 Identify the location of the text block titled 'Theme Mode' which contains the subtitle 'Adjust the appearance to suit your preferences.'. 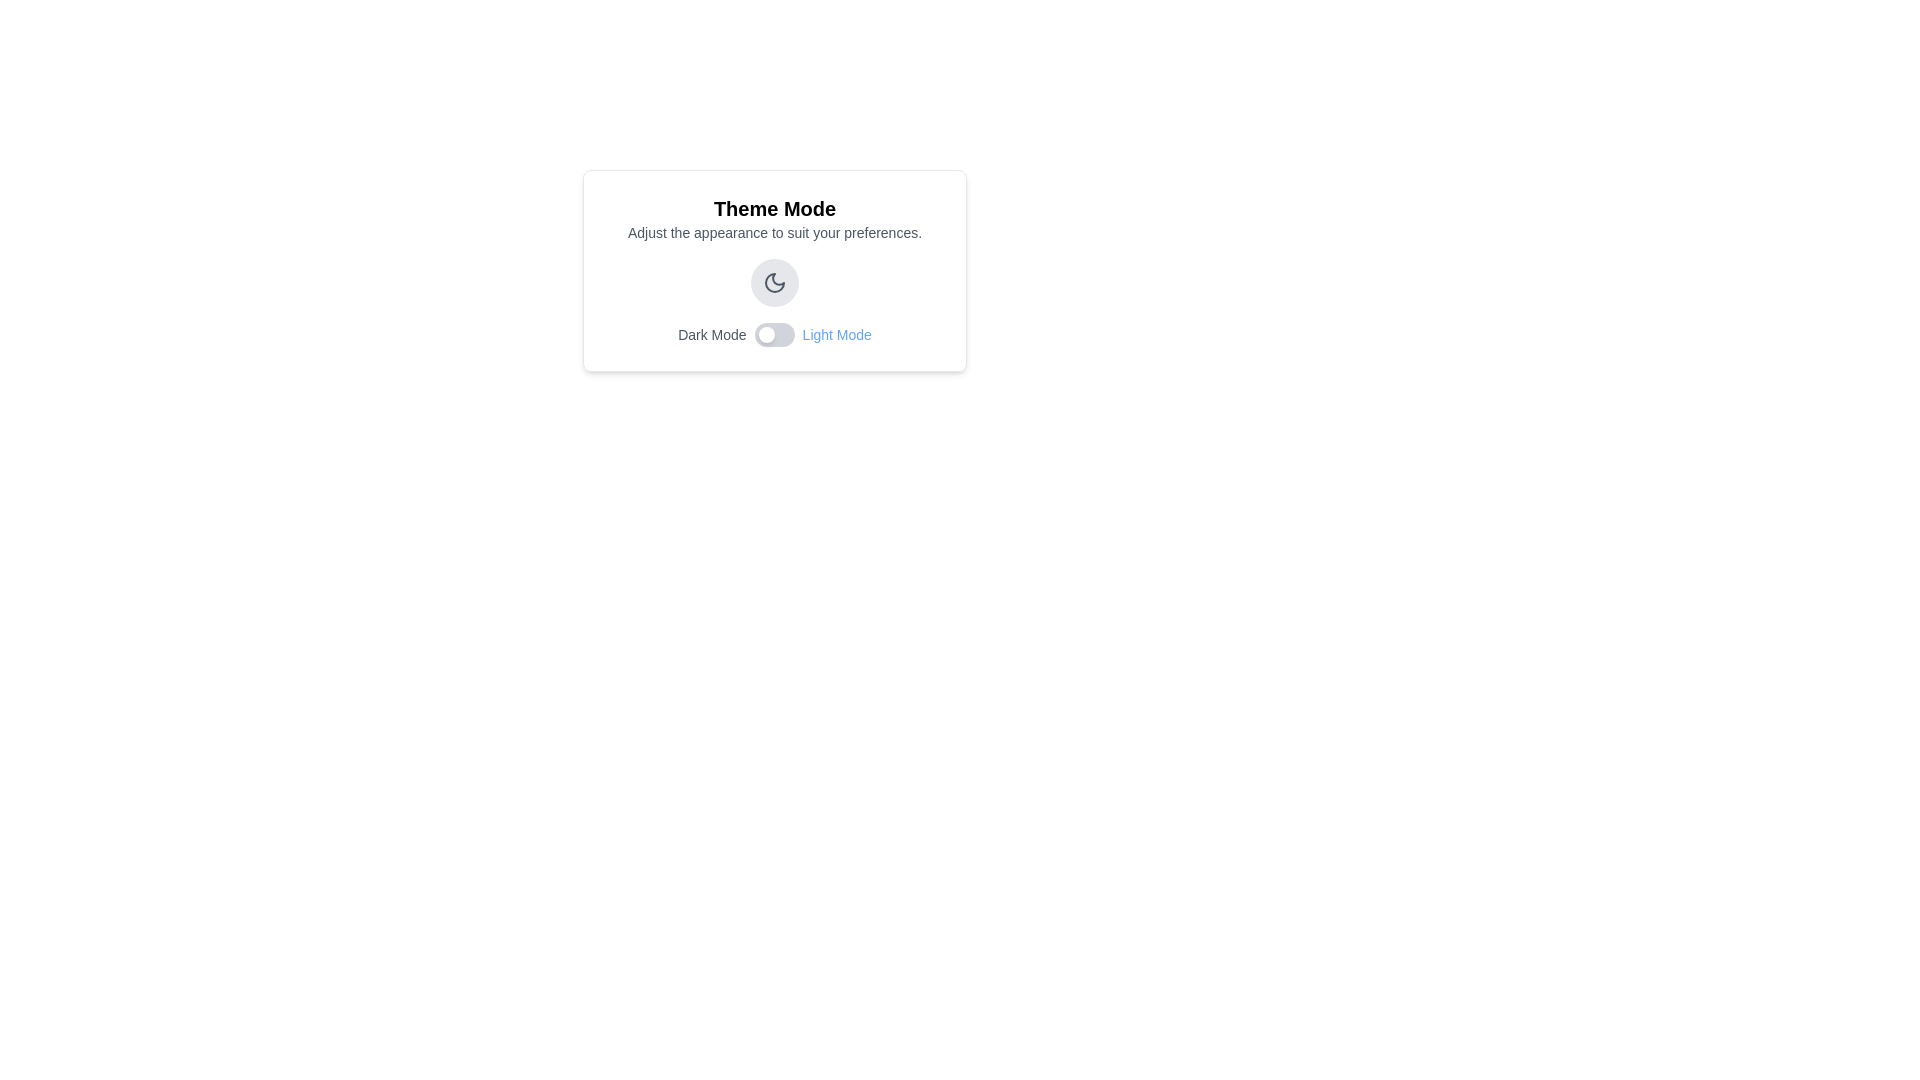
(773, 219).